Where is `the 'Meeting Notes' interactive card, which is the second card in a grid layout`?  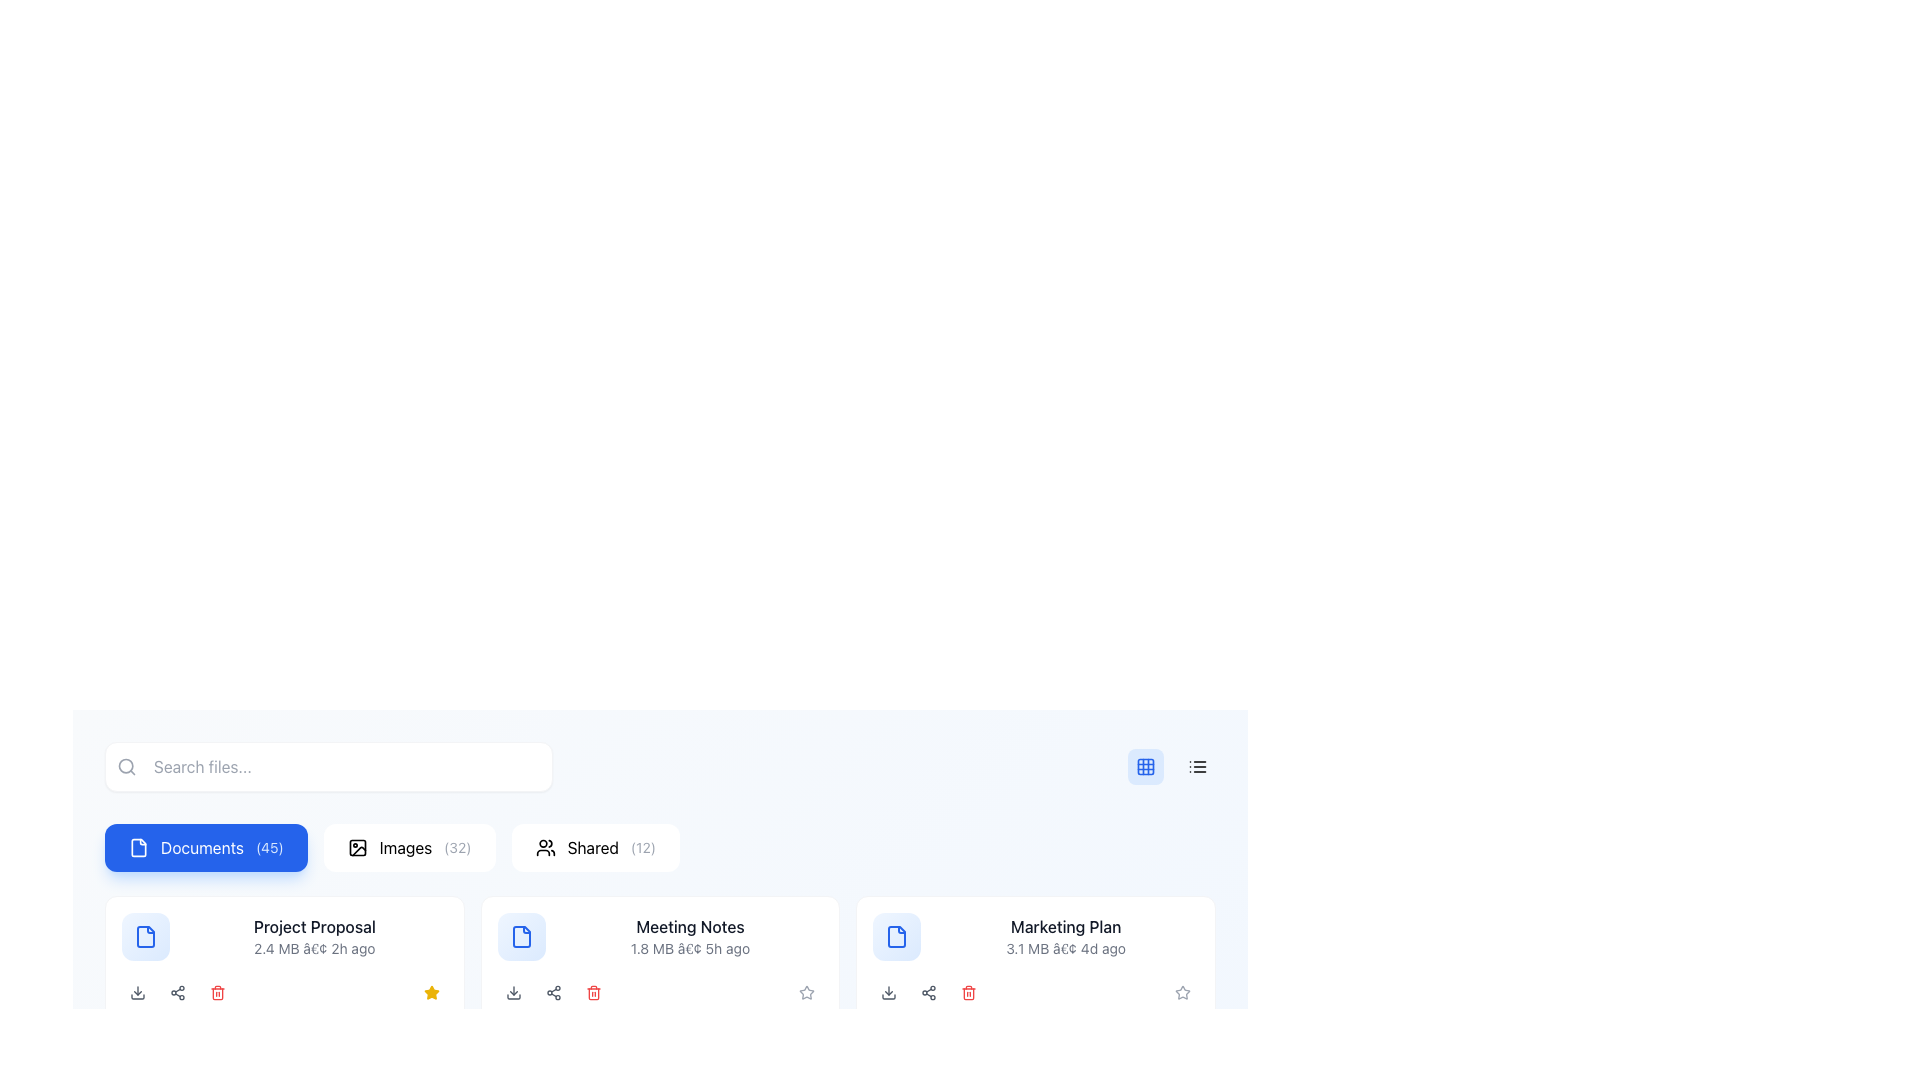 the 'Meeting Notes' interactive card, which is the second card in a grid layout is located at coordinates (660, 959).